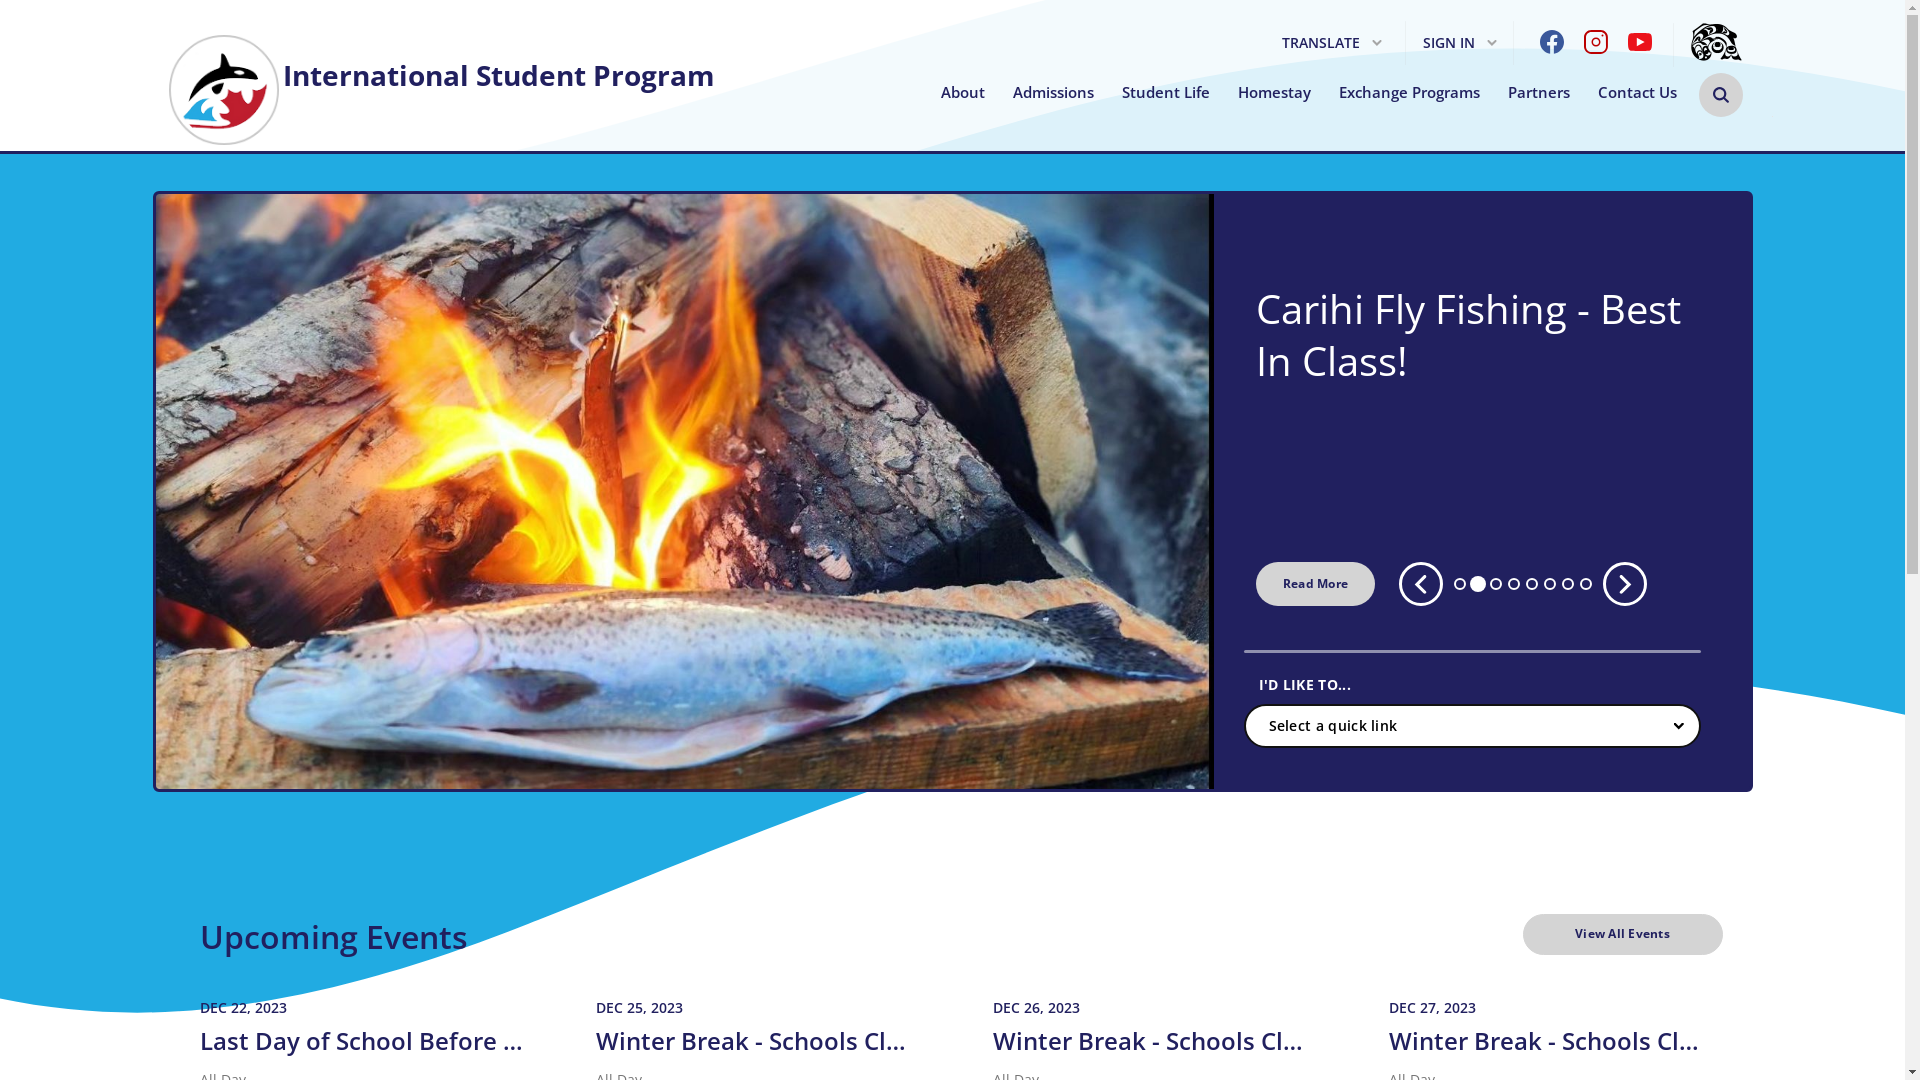 The height and width of the screenshot is (1080, 1920). I want to click on 'Admissions', so click(1051, 92).